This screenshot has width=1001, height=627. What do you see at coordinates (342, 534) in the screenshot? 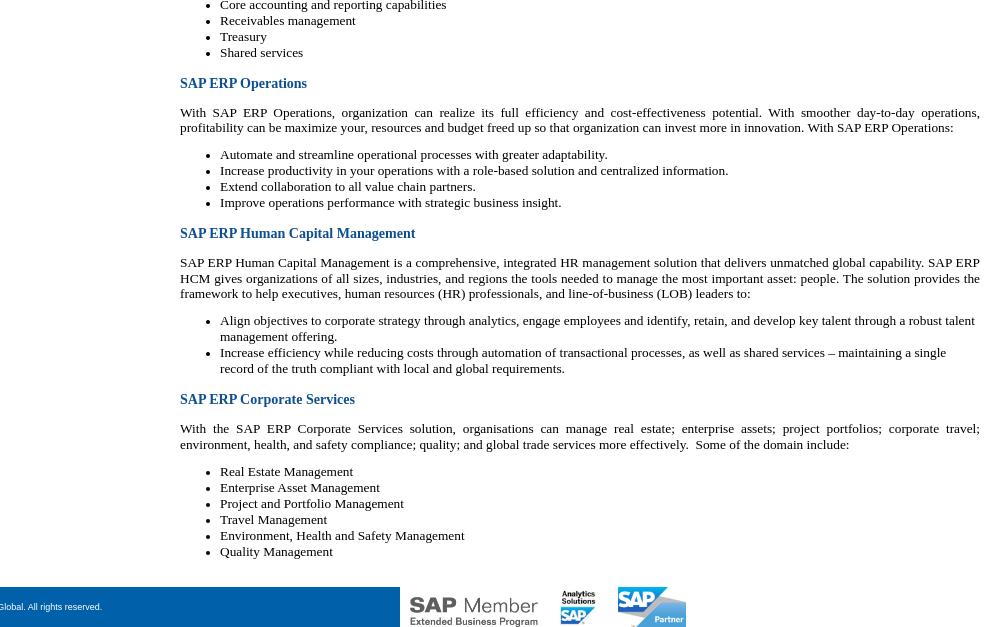
I see `'Environment, Health
     and Safety Management'` at bounding box center [342, 534].